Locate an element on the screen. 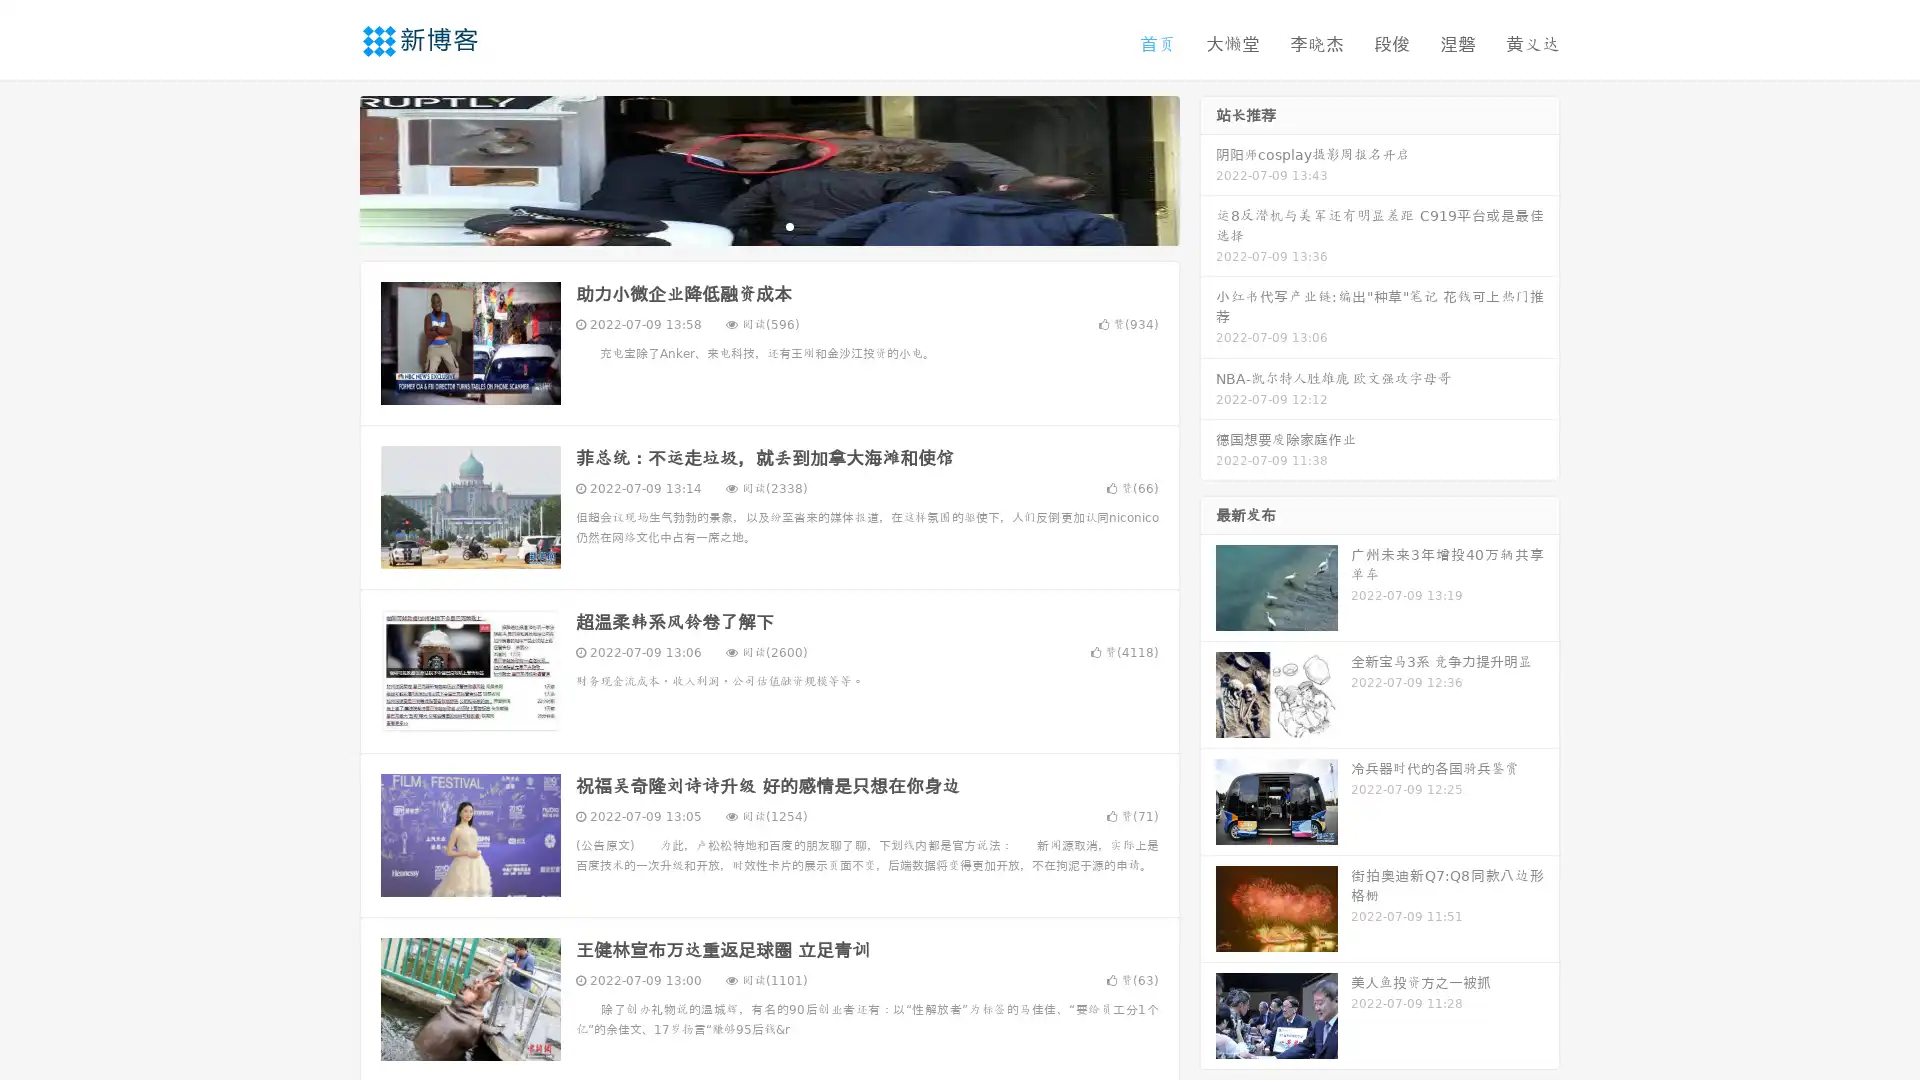  Go to slide 3 is located at coordinates (789, 225).